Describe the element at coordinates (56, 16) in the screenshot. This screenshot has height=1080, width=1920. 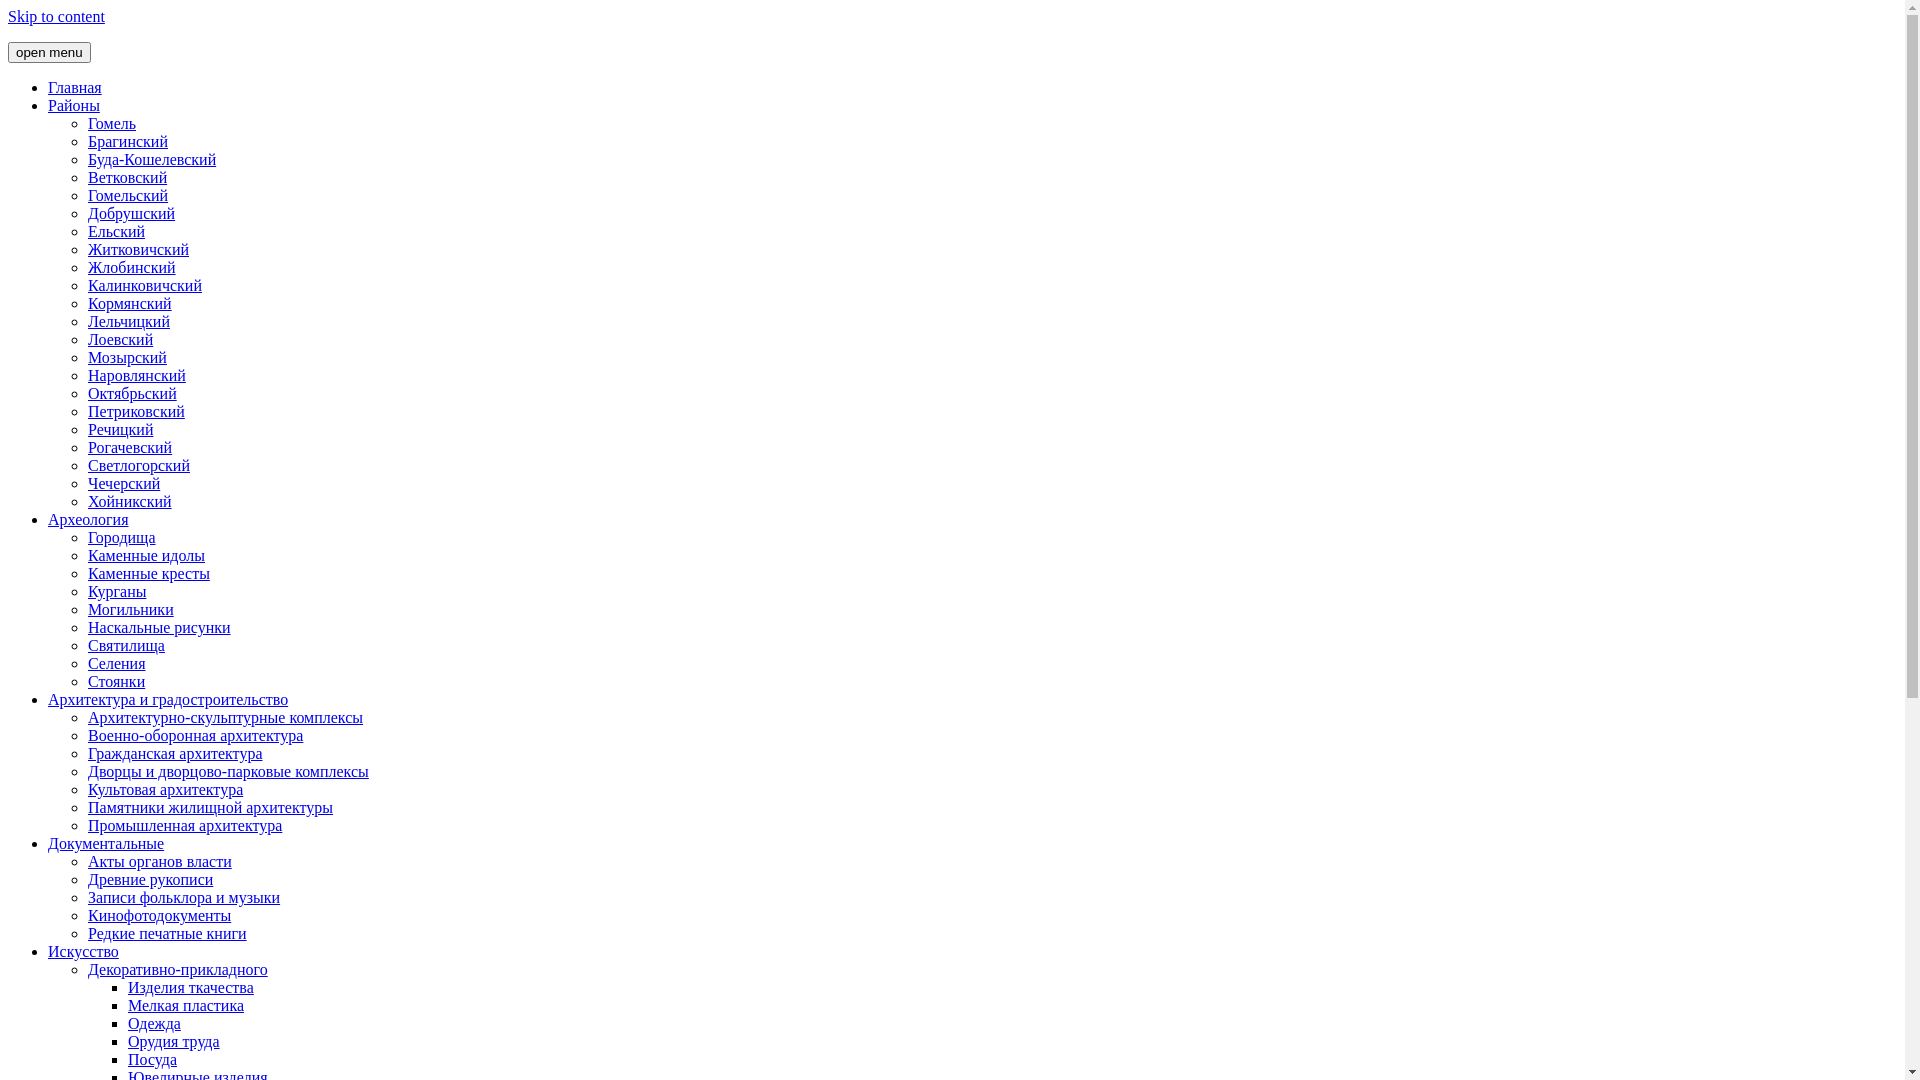
I see `'Skip to content'` at that location.